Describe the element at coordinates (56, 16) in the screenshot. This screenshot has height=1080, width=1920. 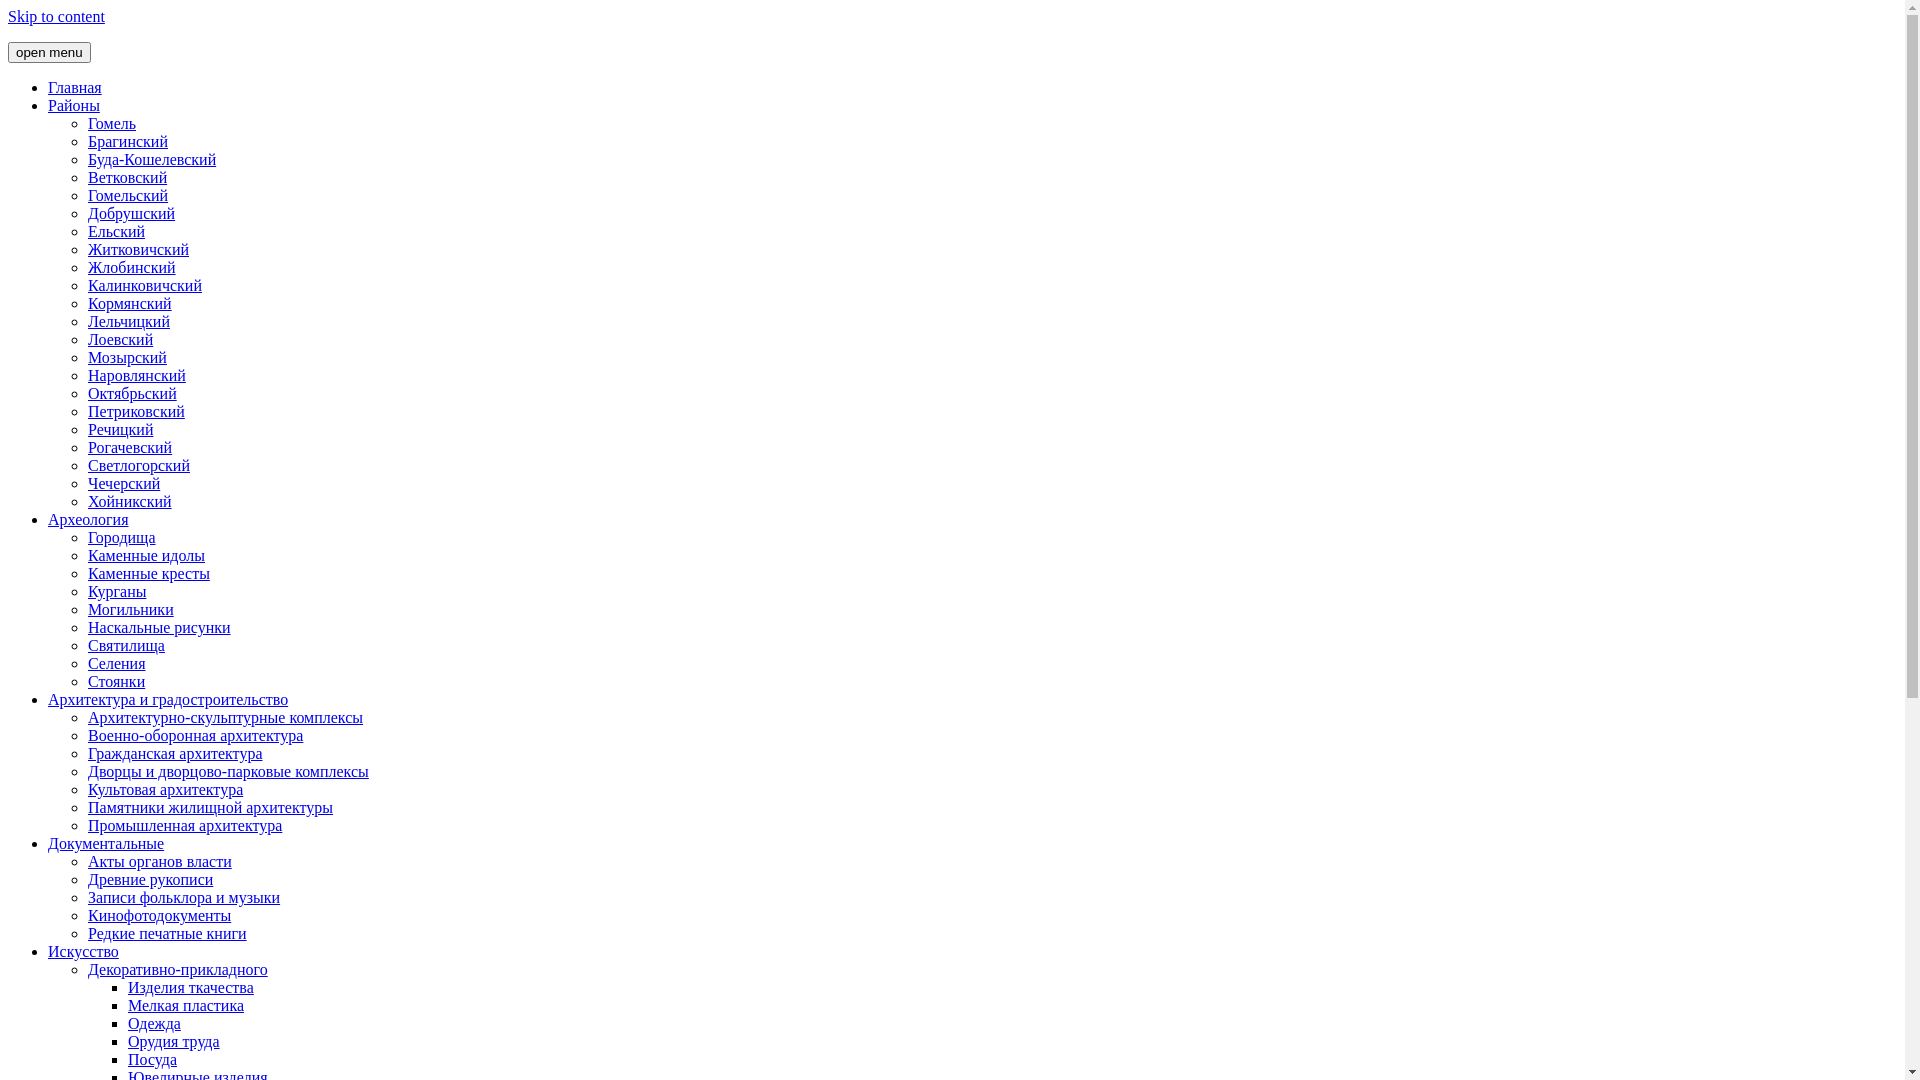
I see `'Skip to content'` at that location.